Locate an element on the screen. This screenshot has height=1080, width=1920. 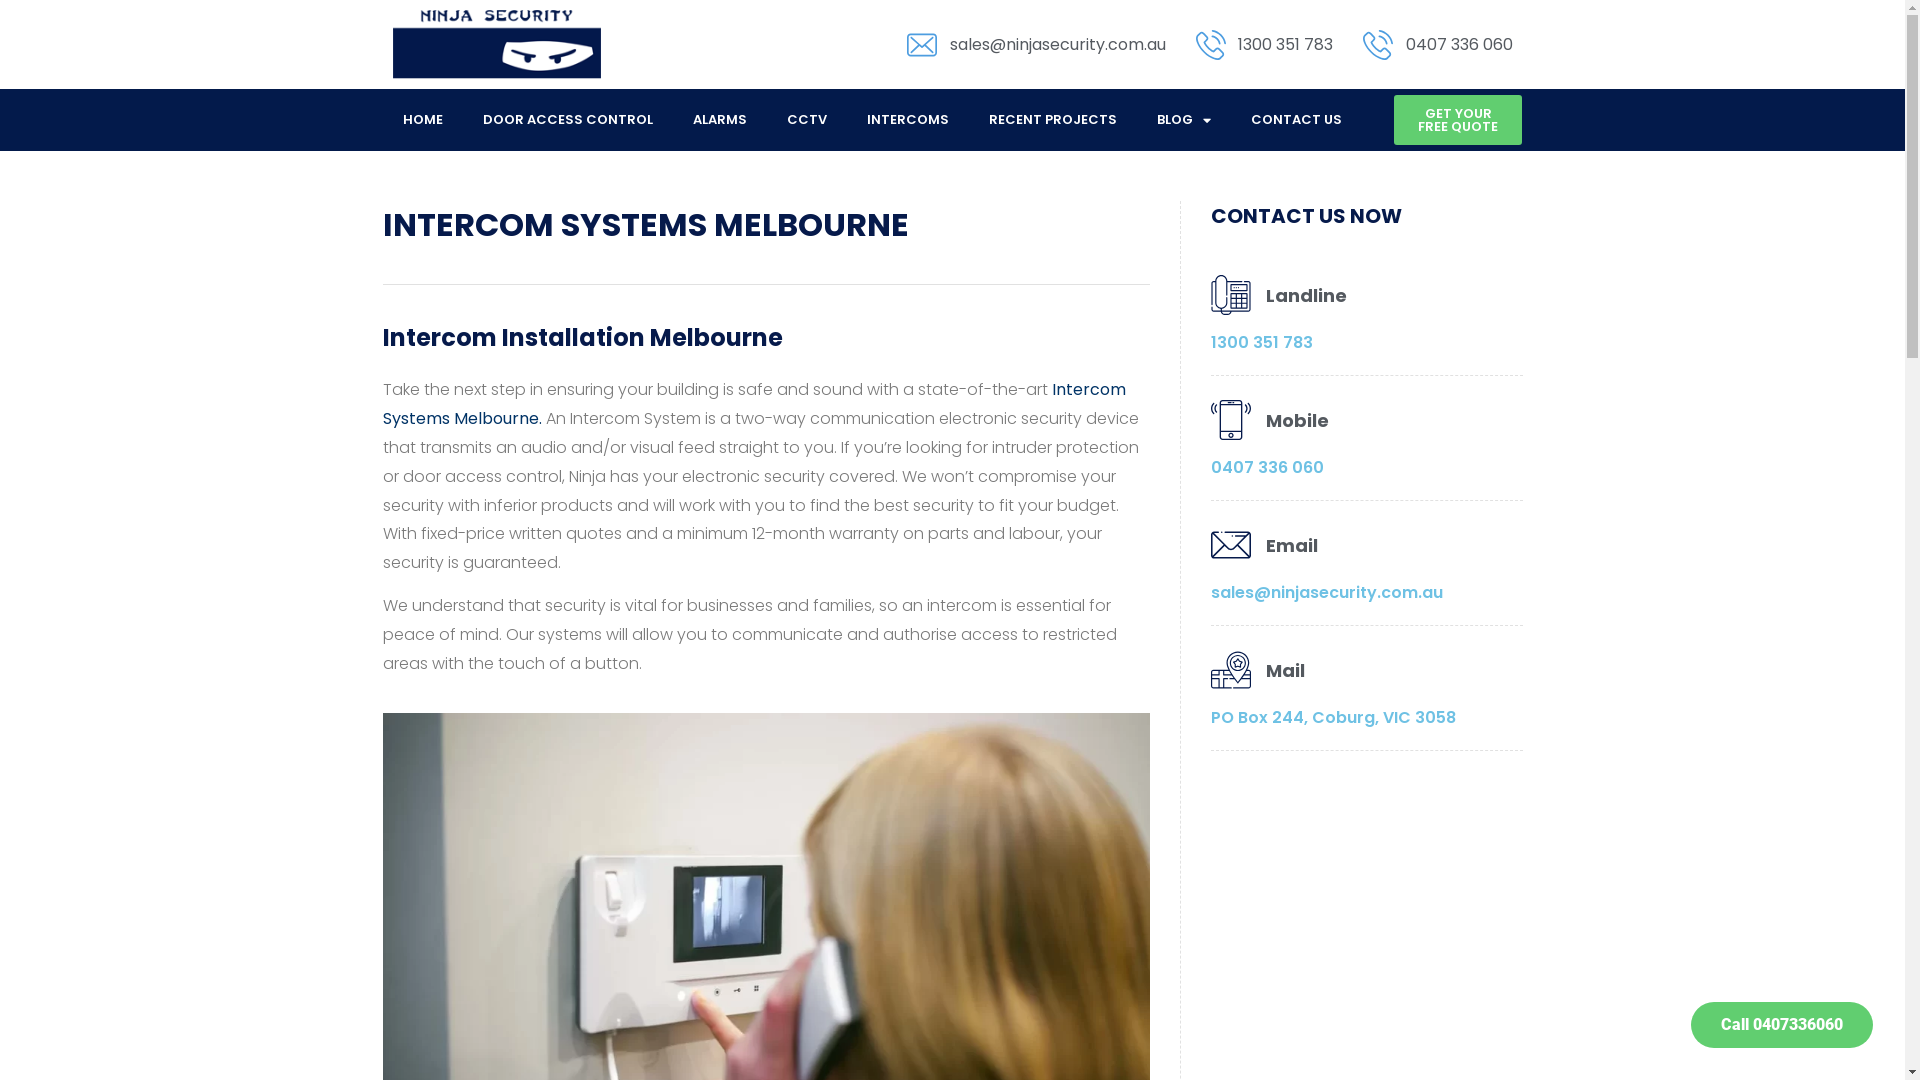
'PO Box 244, Coburg, VIC 3058' is located at coordinates (1208, 716).